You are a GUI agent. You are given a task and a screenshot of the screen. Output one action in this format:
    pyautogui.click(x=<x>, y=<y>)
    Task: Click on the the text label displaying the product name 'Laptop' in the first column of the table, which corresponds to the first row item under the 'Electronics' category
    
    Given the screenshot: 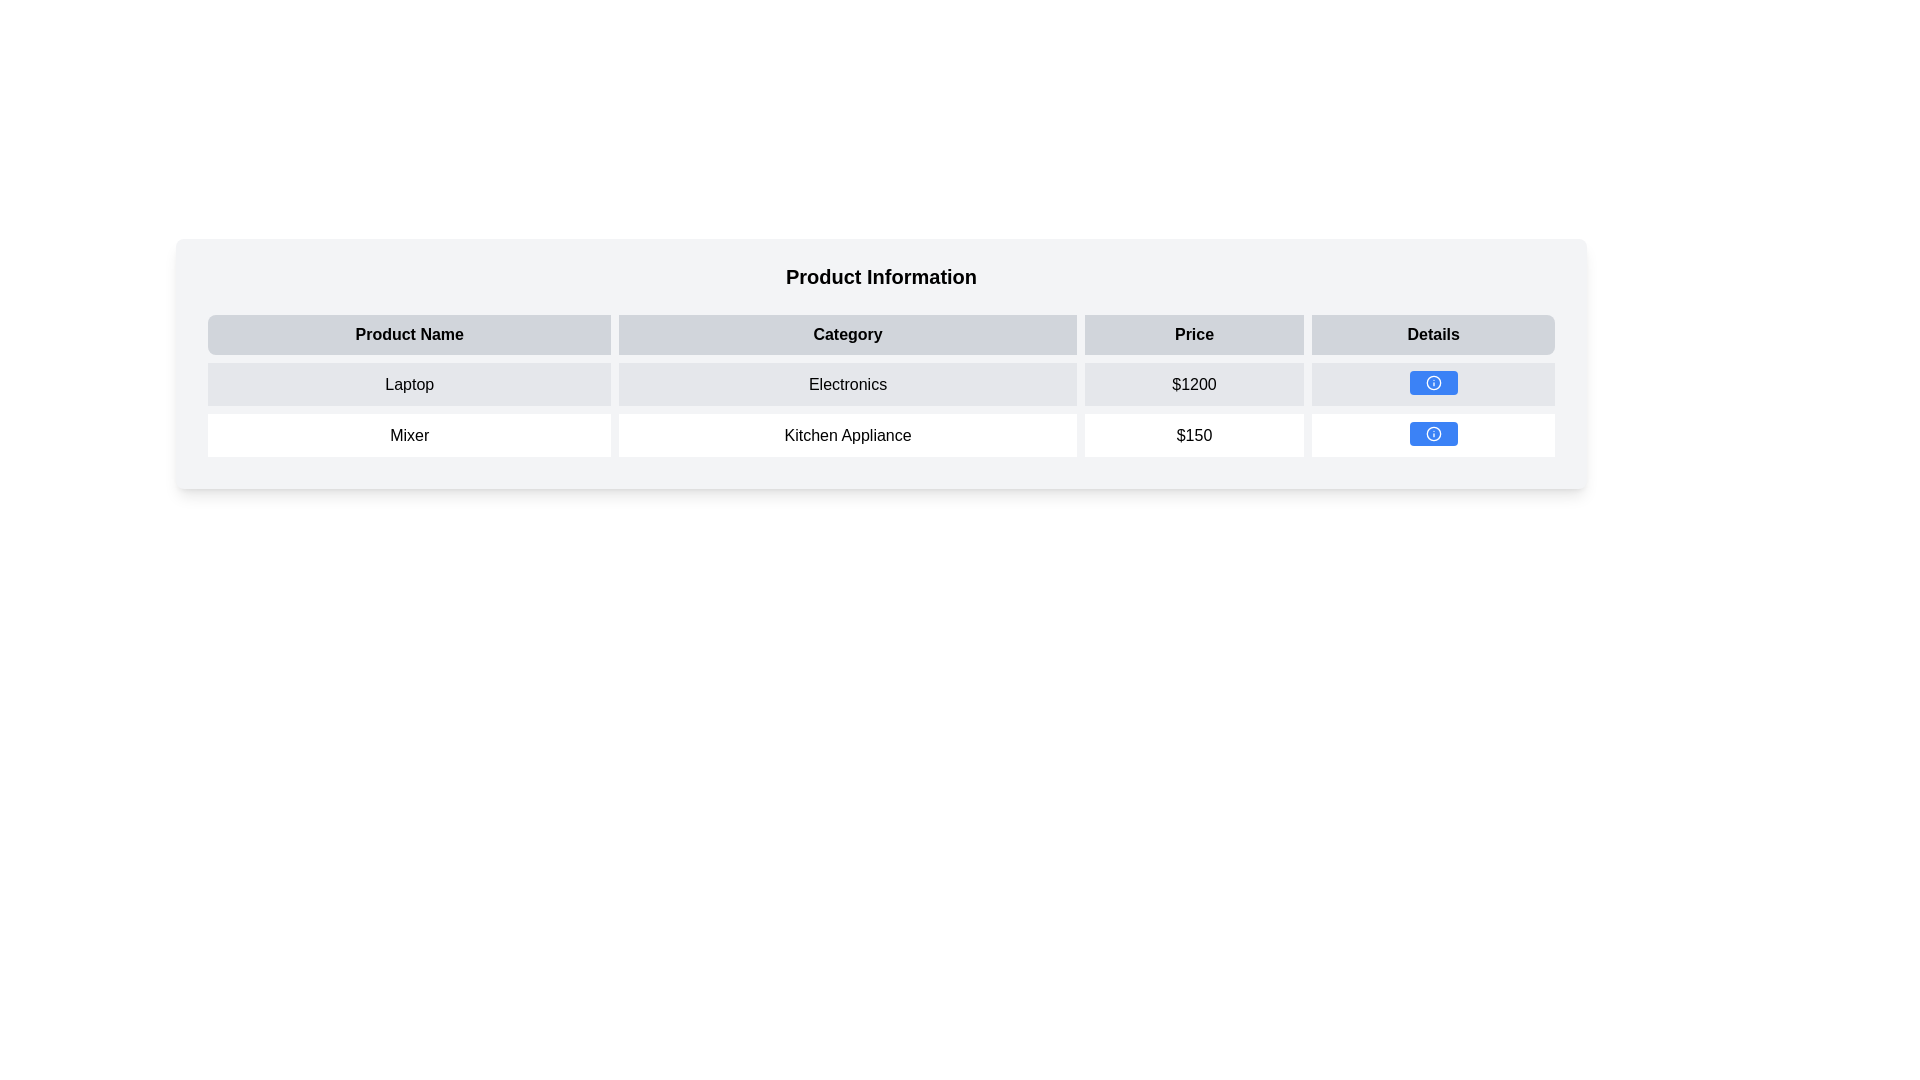 What is the action you would take?
    pyautogui.click(x=408, y=384)
    